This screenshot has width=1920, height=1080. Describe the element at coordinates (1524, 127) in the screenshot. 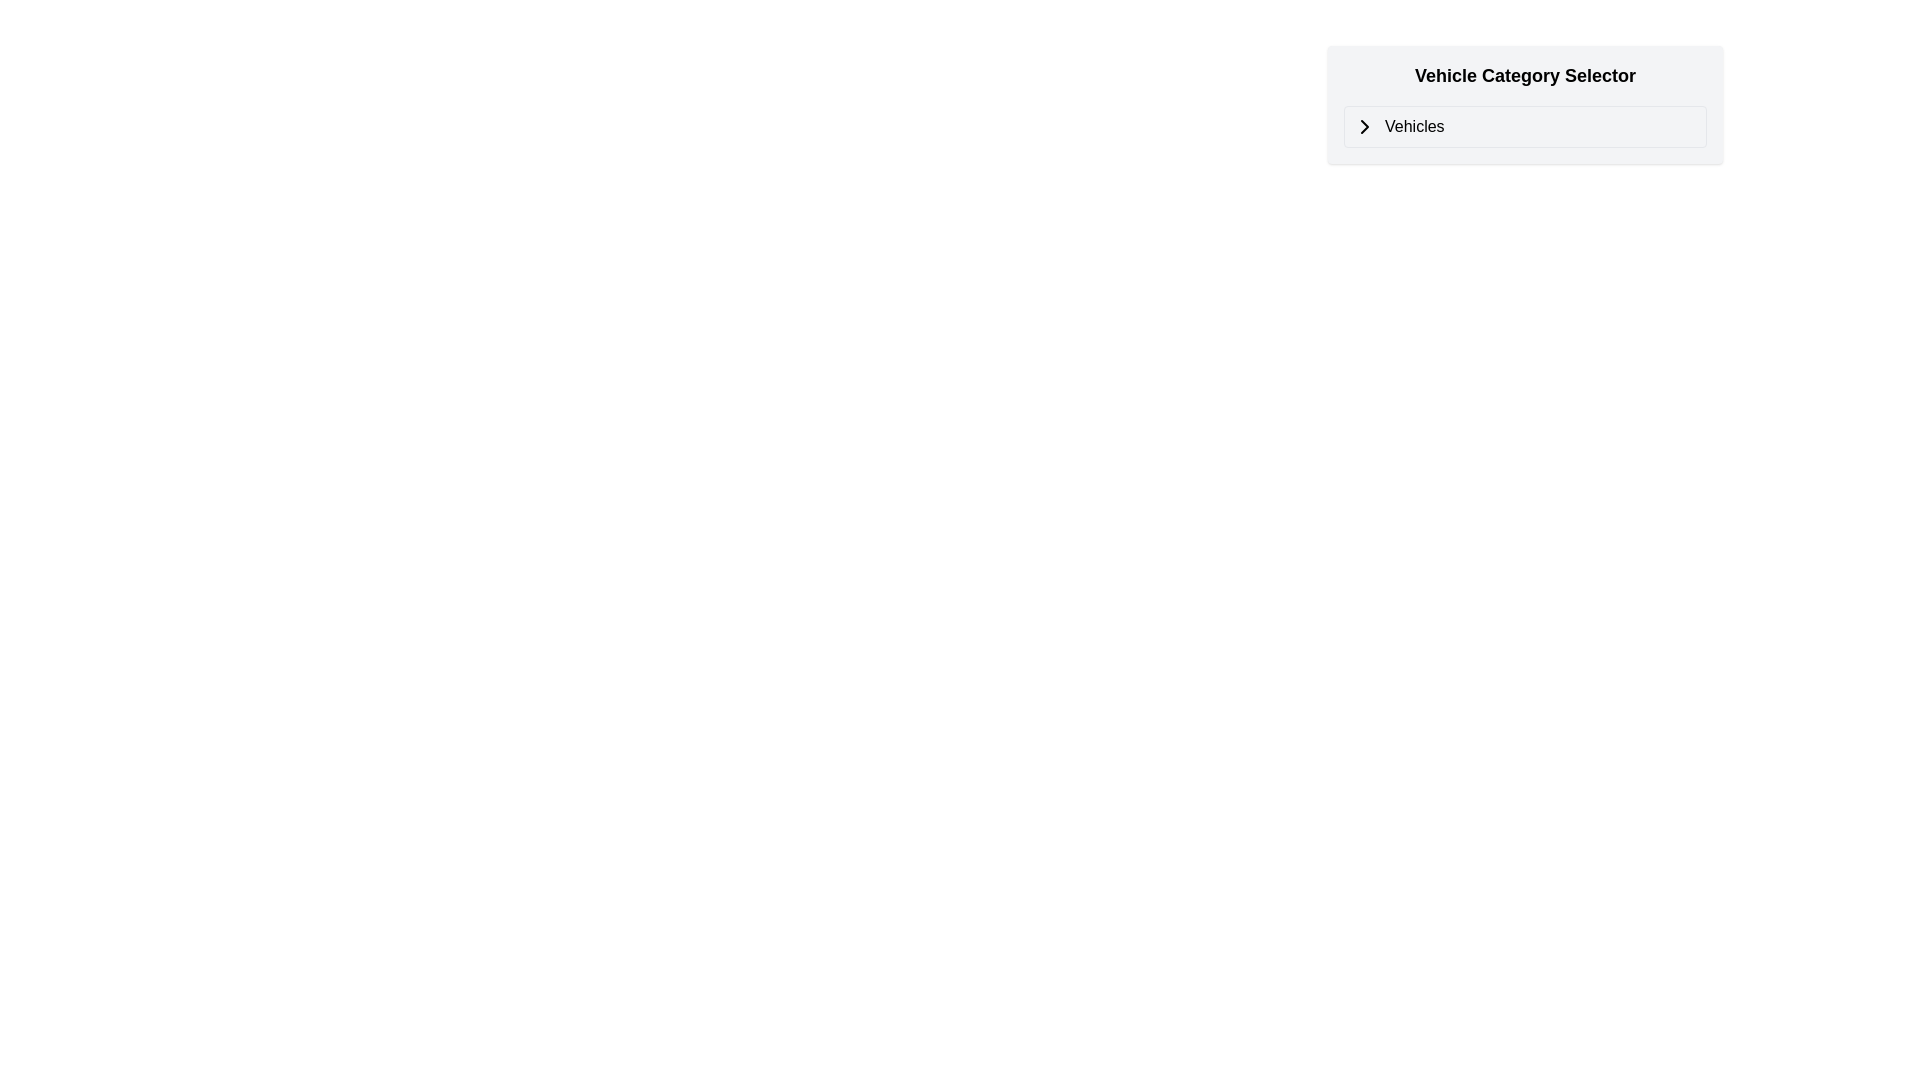

I see `the navigation link in the 'Vehicle Category Selector' section to interact or navigate` at that location.